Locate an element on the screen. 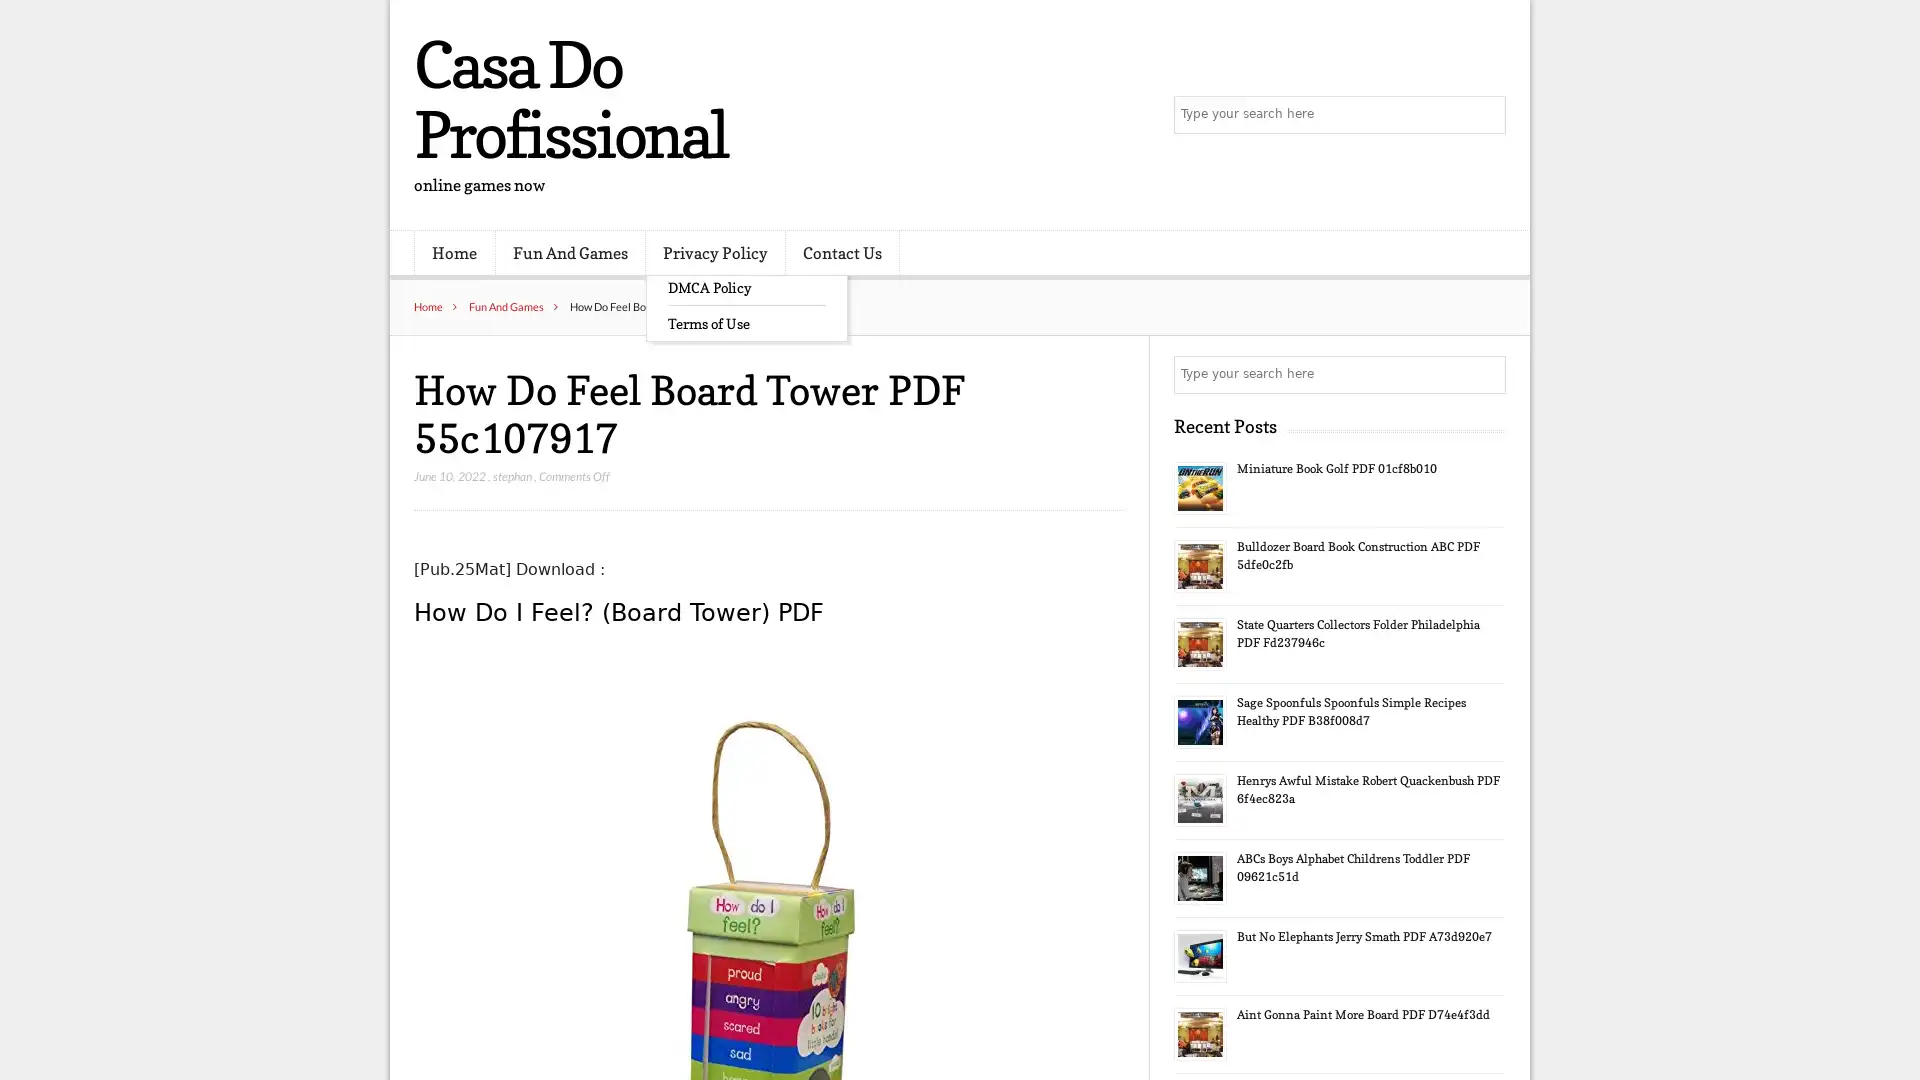 The height and width of the screenshot is (1080, 1920). Search is located at coordinates (1485, 115).